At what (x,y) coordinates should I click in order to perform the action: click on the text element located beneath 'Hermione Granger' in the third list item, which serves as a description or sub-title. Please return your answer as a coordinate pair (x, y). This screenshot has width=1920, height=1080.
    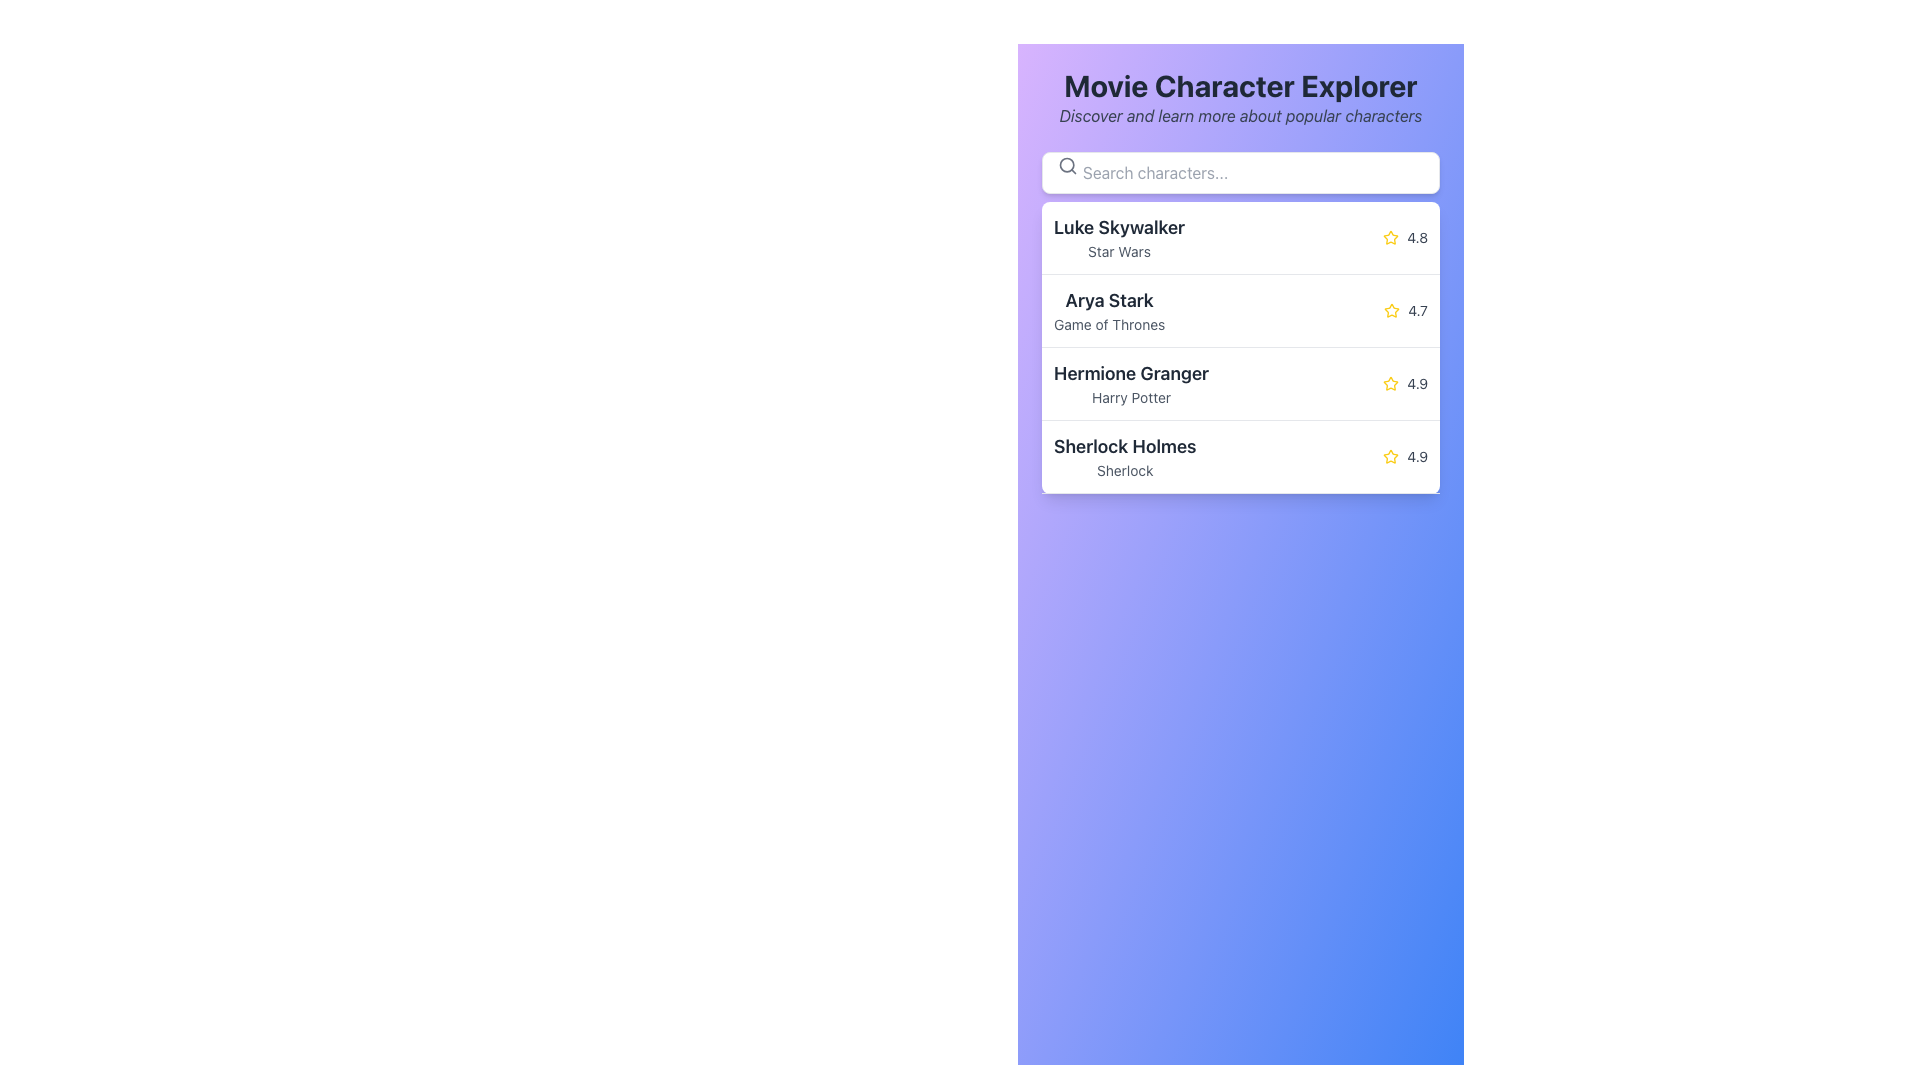
    Looking at the image, I should click on (1131, 397).